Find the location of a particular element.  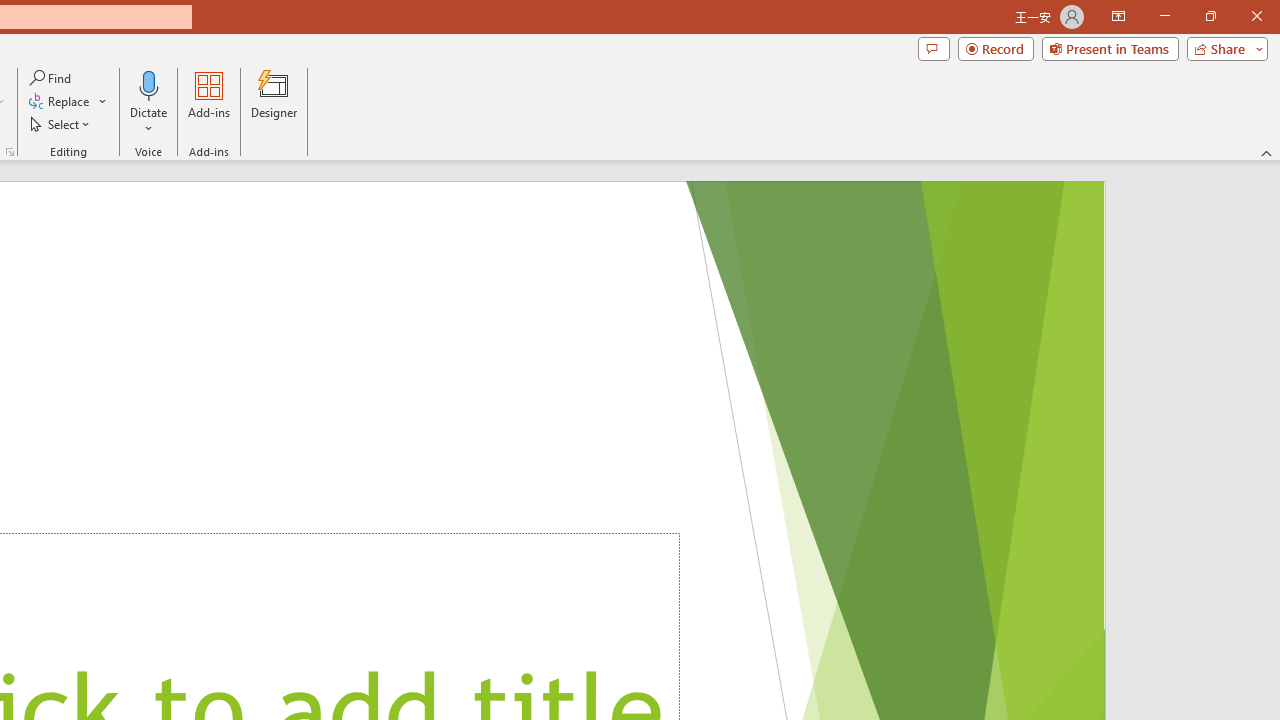

'Close' is located at coordinates (1255, 16).